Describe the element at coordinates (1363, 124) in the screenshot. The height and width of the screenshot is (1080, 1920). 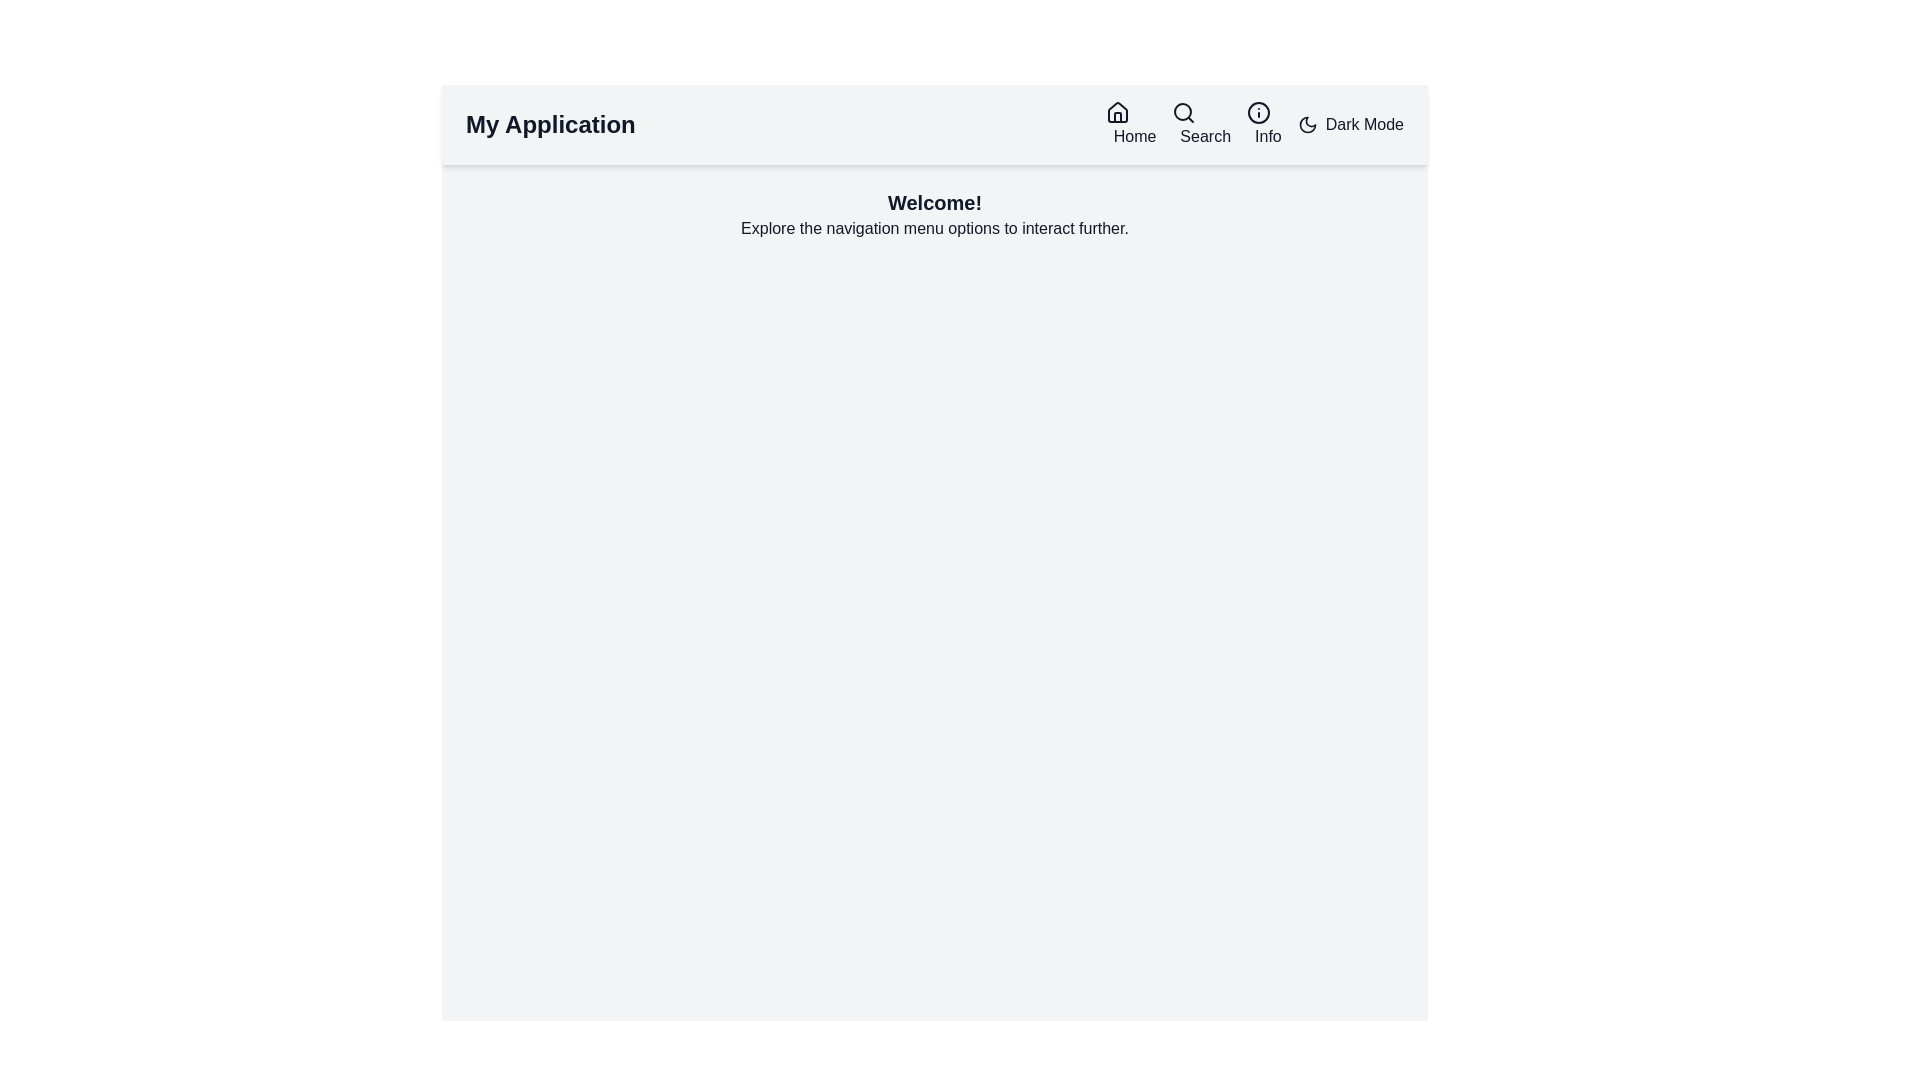
I see `the 'Dark Mode' text label located at the far right of the navigation bar, adjacent to the moon icon` at that location.